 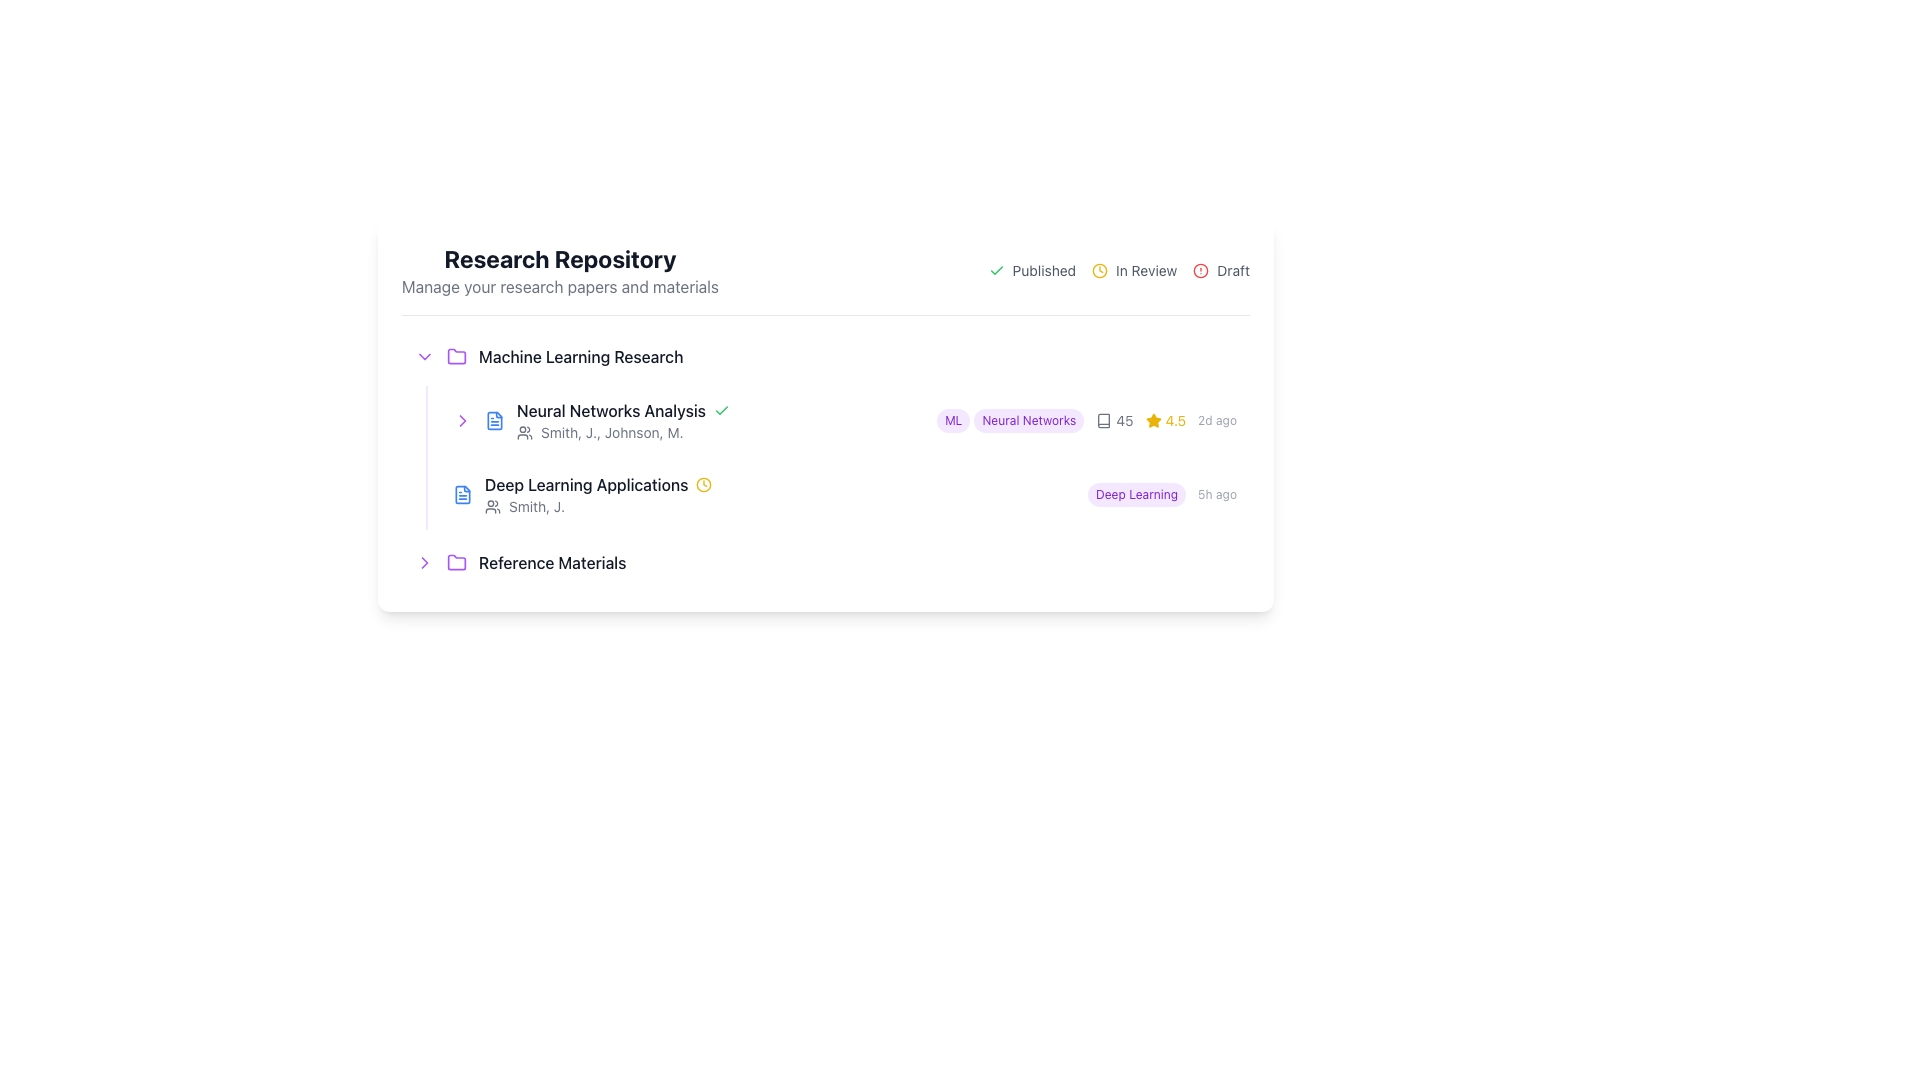 I want to click on the Chevron-down icon located at the center-left of the 'Machine Learning Research' section, so click(x=424, y=356).